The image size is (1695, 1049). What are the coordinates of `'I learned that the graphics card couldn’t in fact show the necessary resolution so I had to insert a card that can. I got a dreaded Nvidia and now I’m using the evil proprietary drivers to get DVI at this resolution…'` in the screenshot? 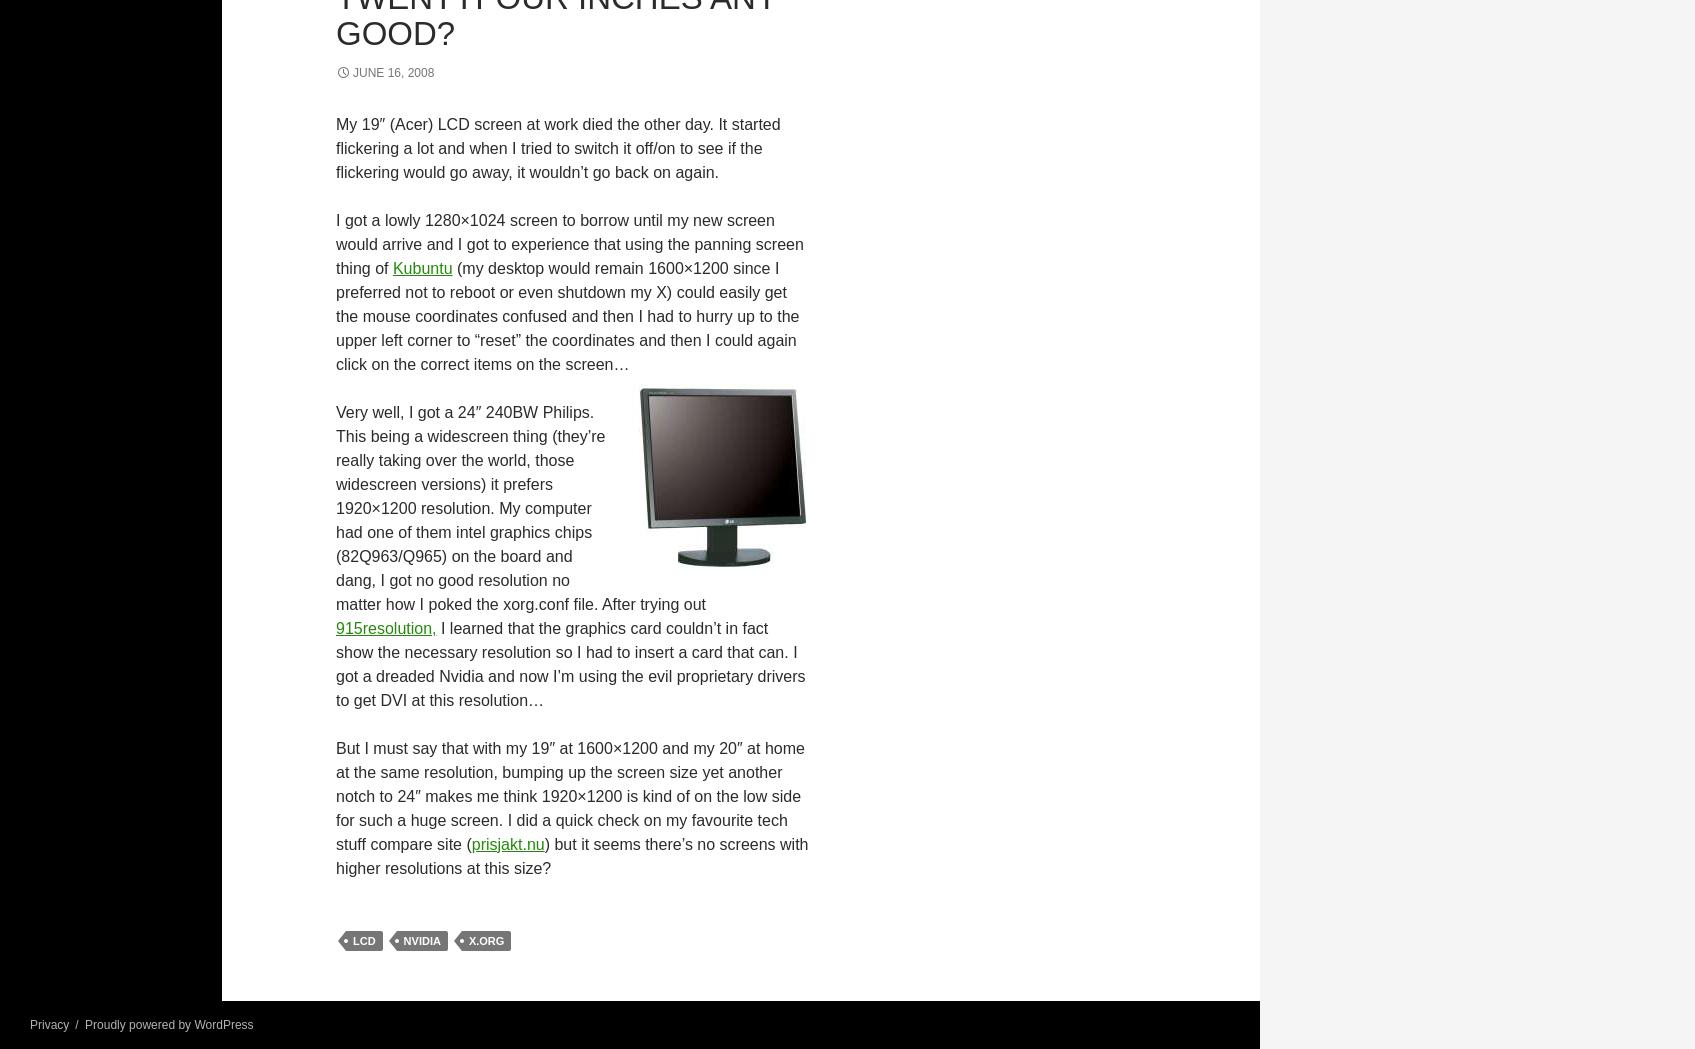 It's located at (334, 662).